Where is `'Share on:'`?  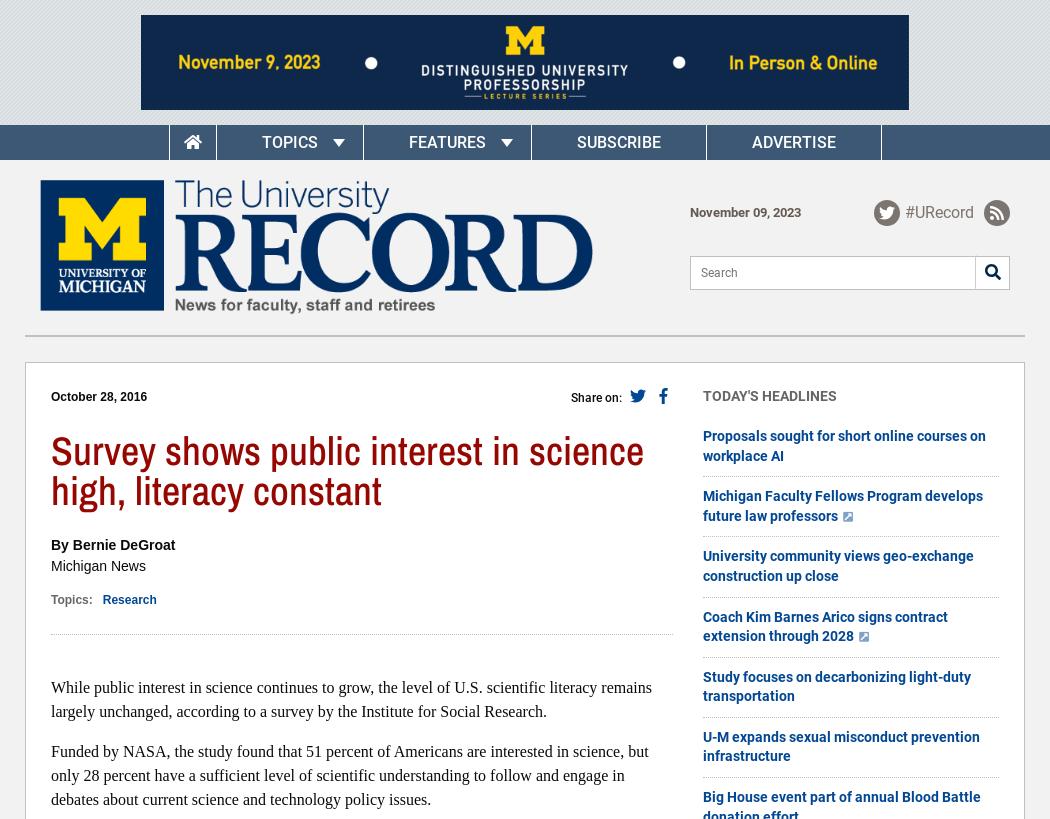 'Share on:' is located at coordinates (596, 397).